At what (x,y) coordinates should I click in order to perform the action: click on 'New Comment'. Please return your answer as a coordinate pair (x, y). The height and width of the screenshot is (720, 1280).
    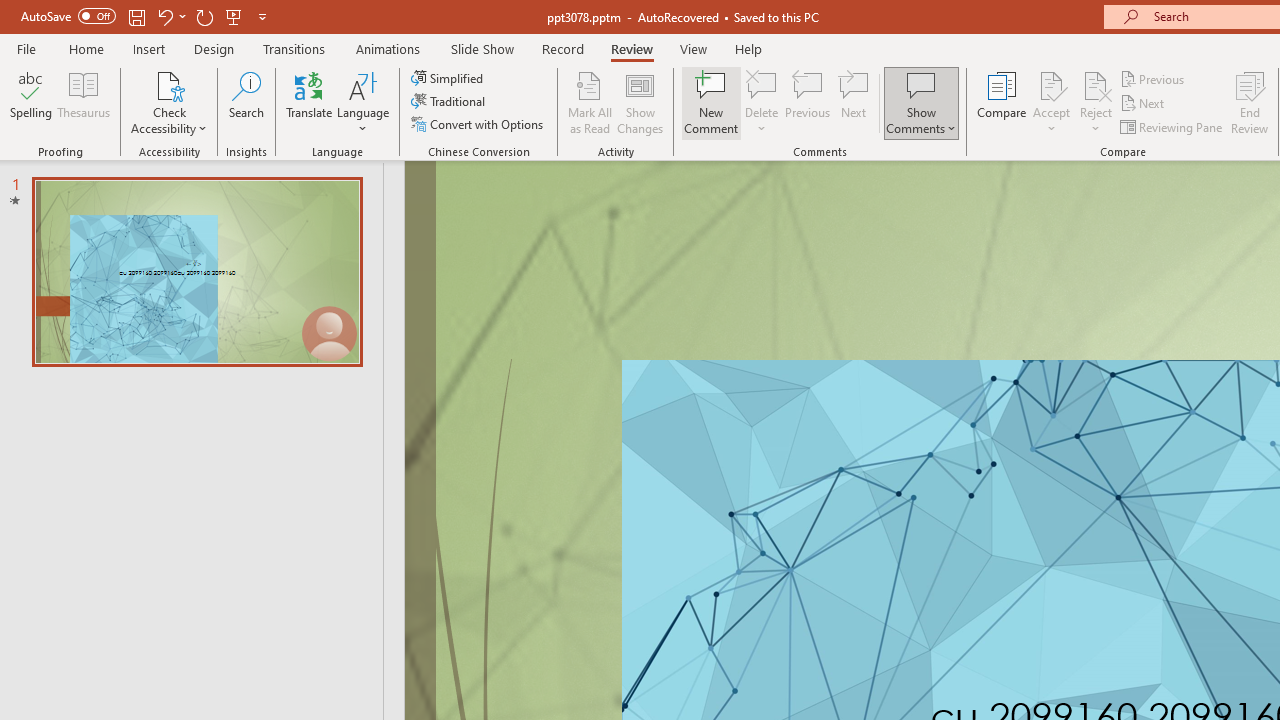
    Looking at the image, I should click on (711, 103).